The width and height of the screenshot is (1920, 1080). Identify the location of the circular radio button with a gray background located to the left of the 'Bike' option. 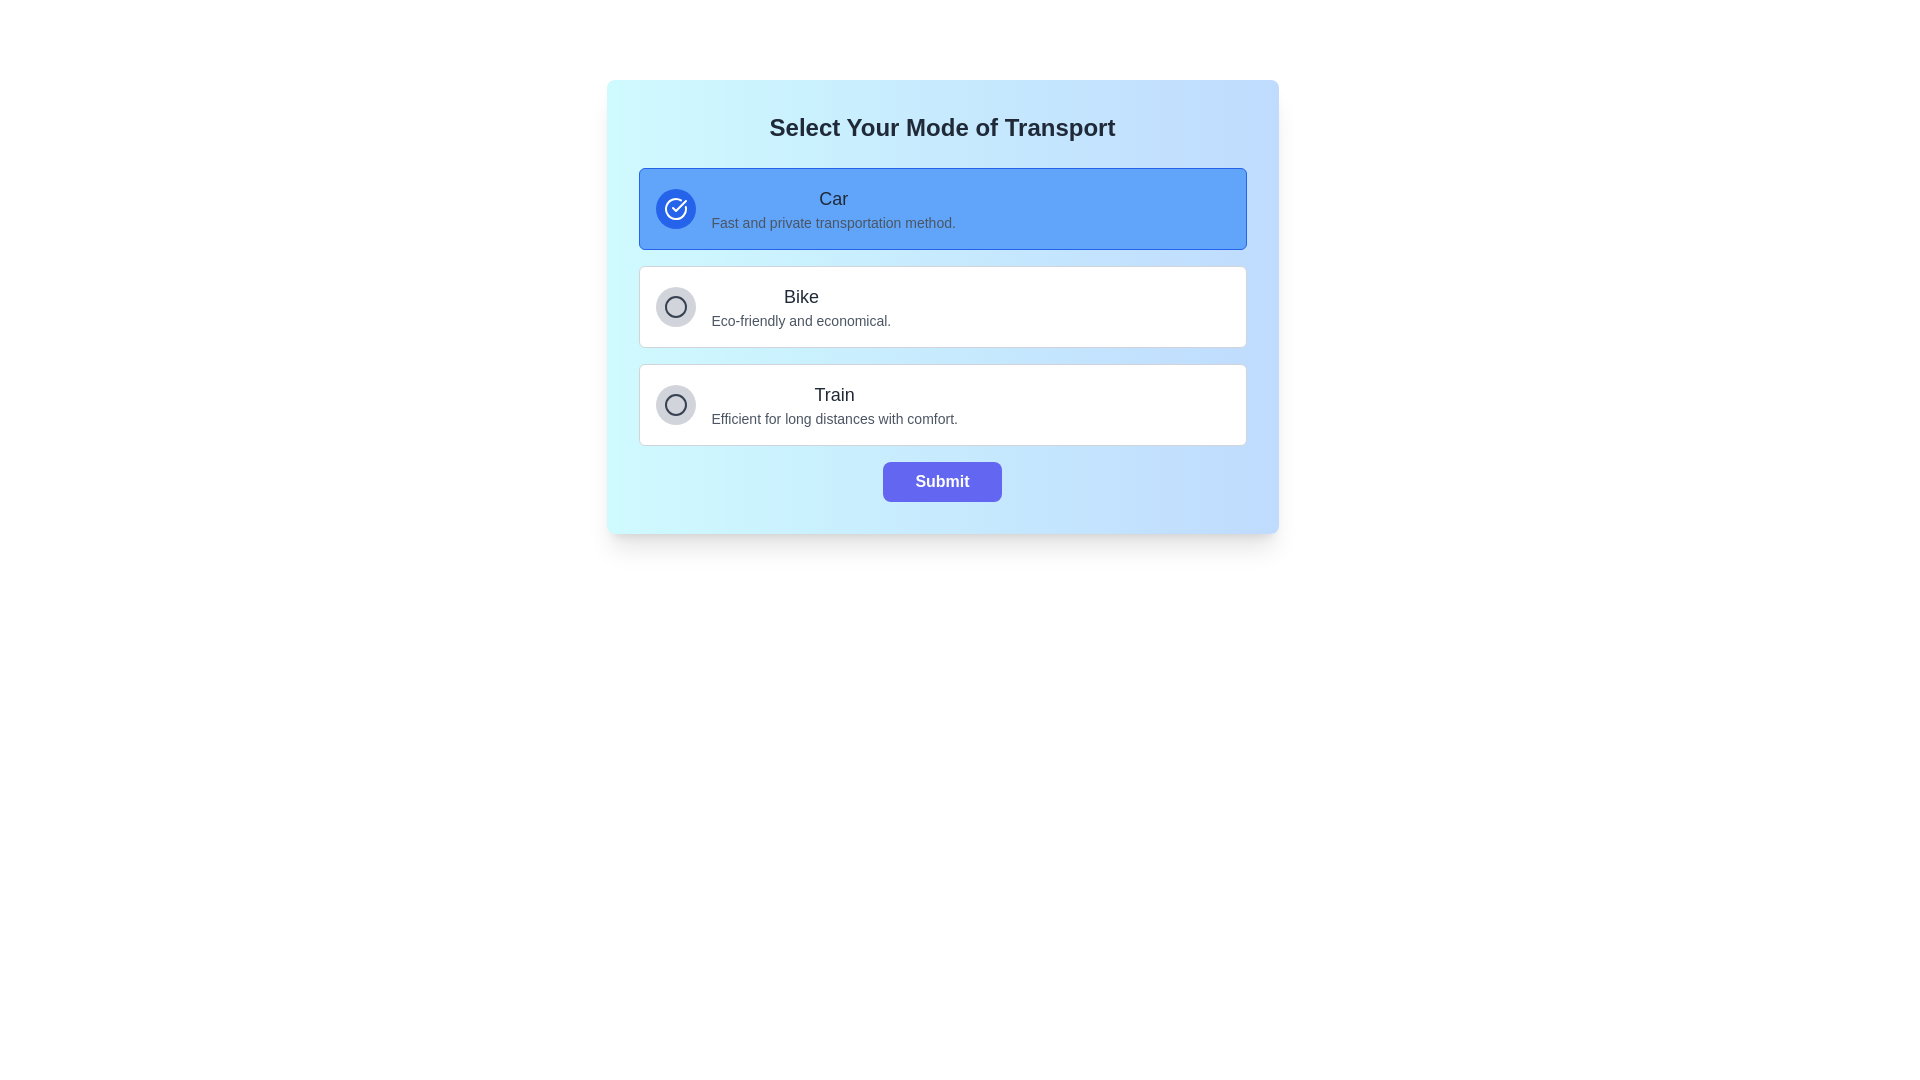
(675, 307).